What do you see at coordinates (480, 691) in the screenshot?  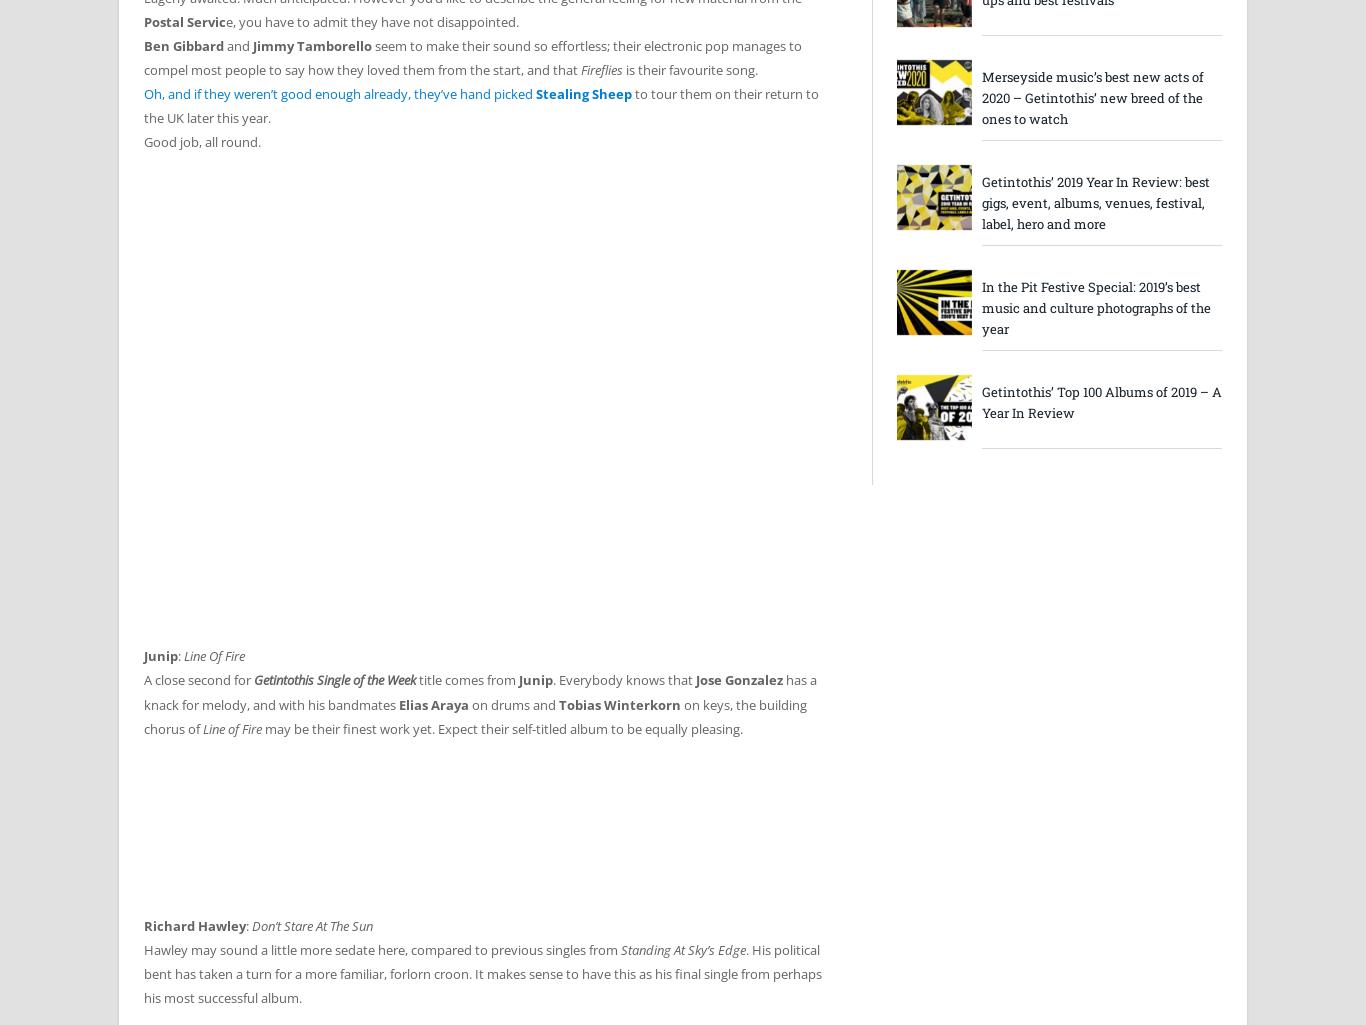 I see `'has a knack for melody, and with his bandmates'` at bounding box center [480, 691].